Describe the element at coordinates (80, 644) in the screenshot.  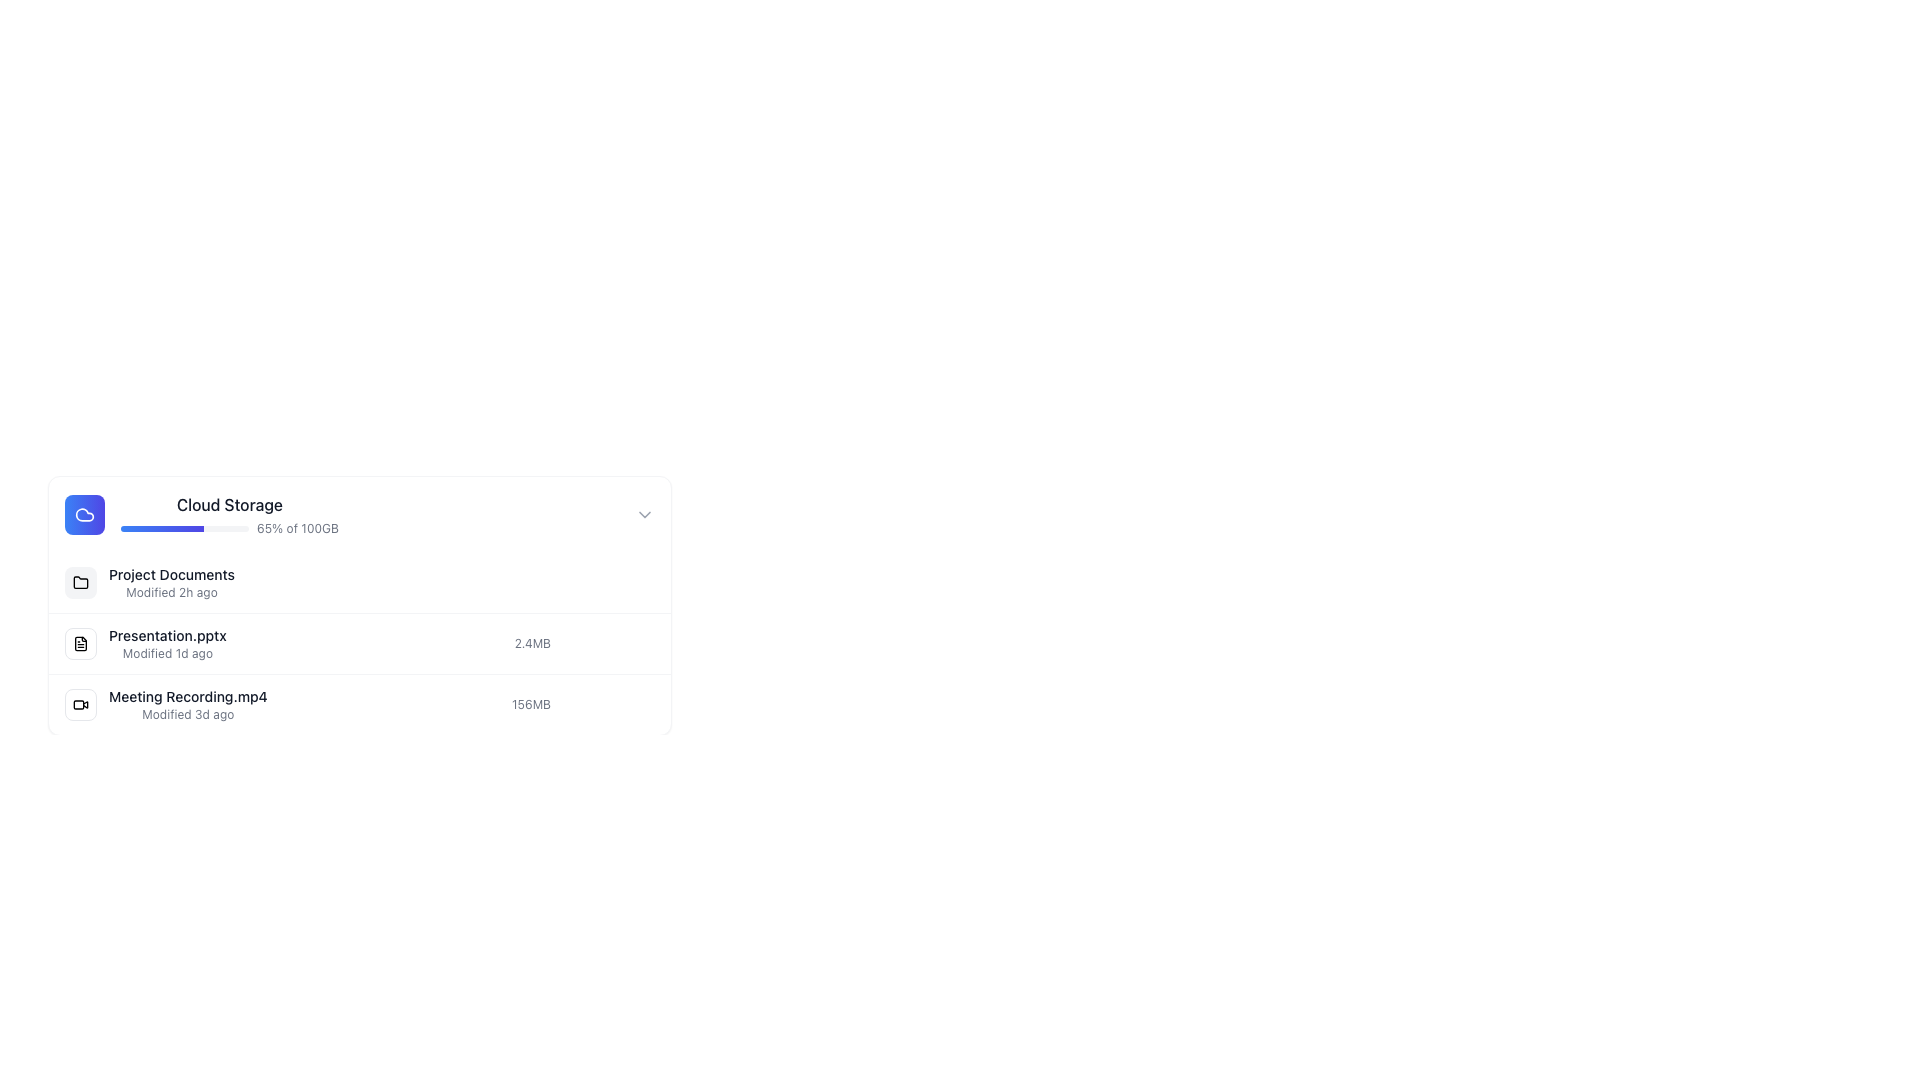
I see `the file icon for 'Presentation.pptx' located` at that location.